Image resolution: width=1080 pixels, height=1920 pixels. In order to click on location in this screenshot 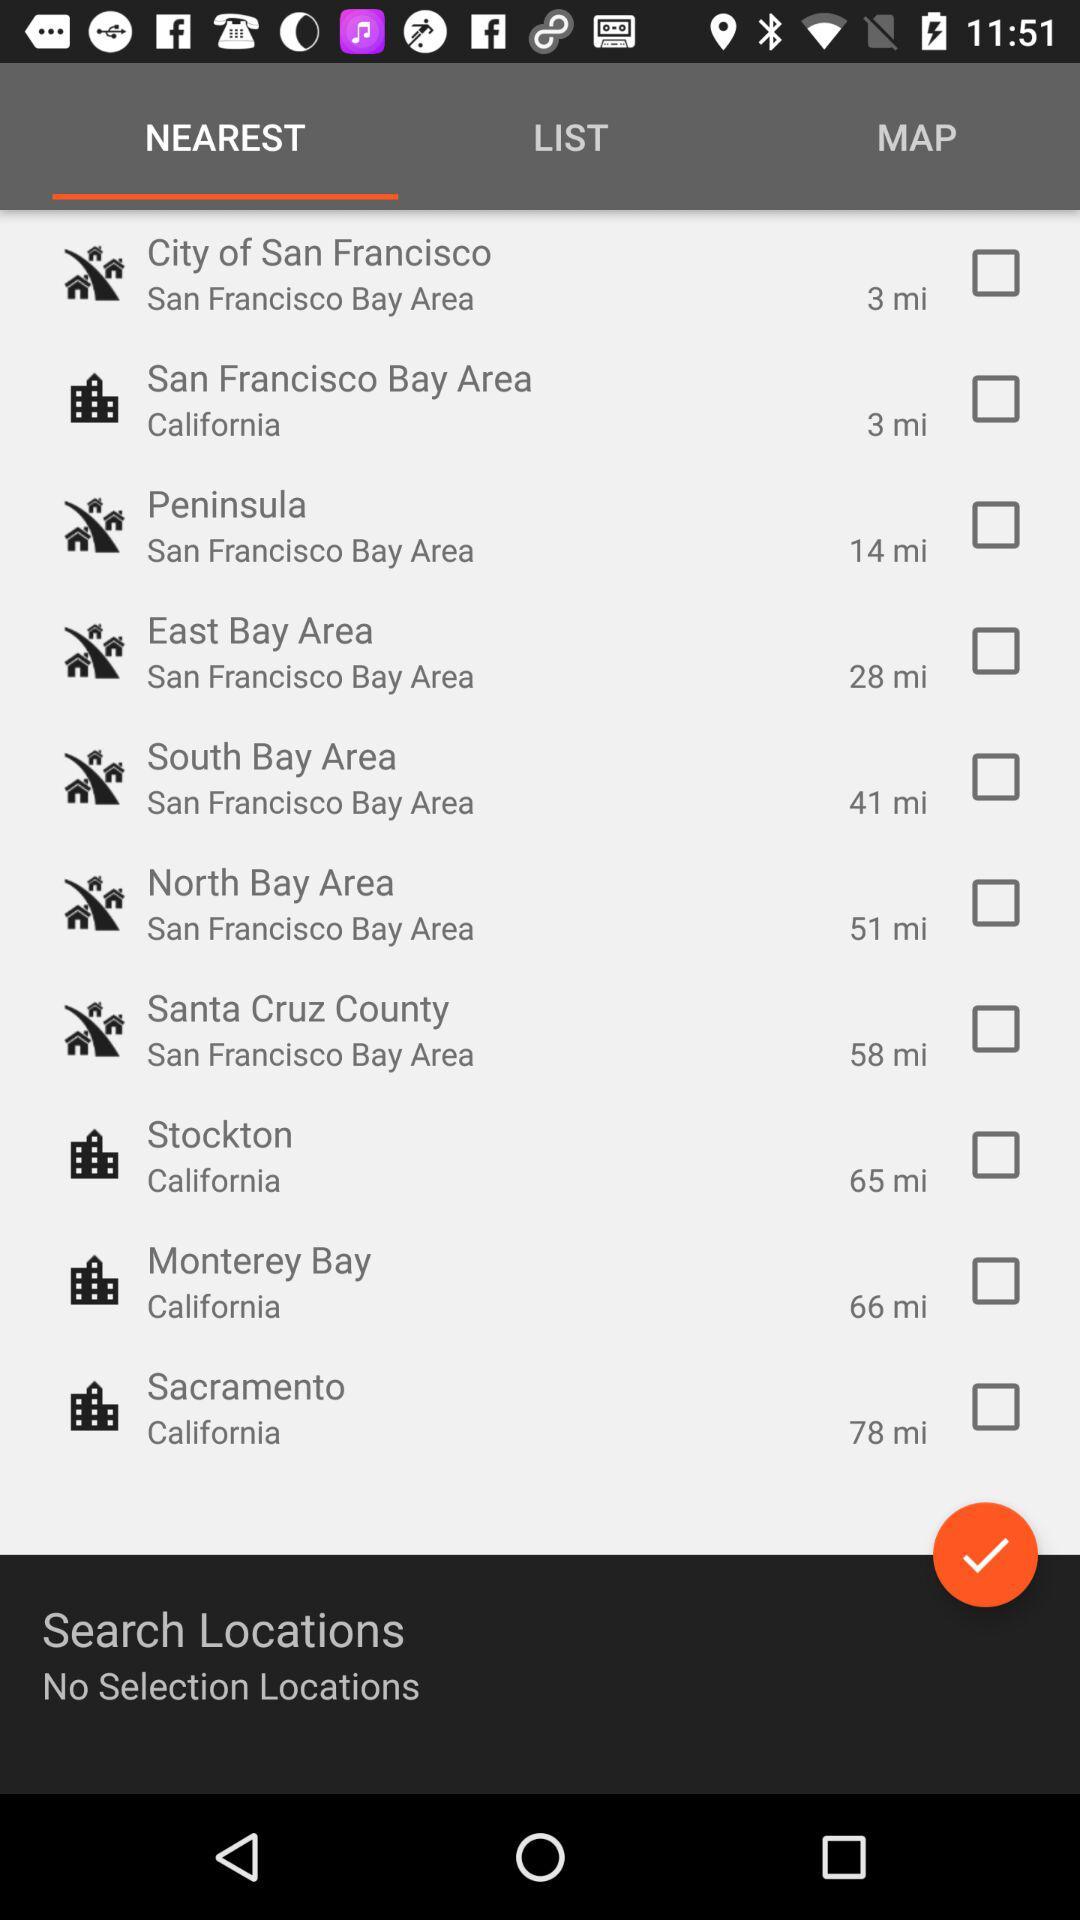, I will do `click(995, 651)`.